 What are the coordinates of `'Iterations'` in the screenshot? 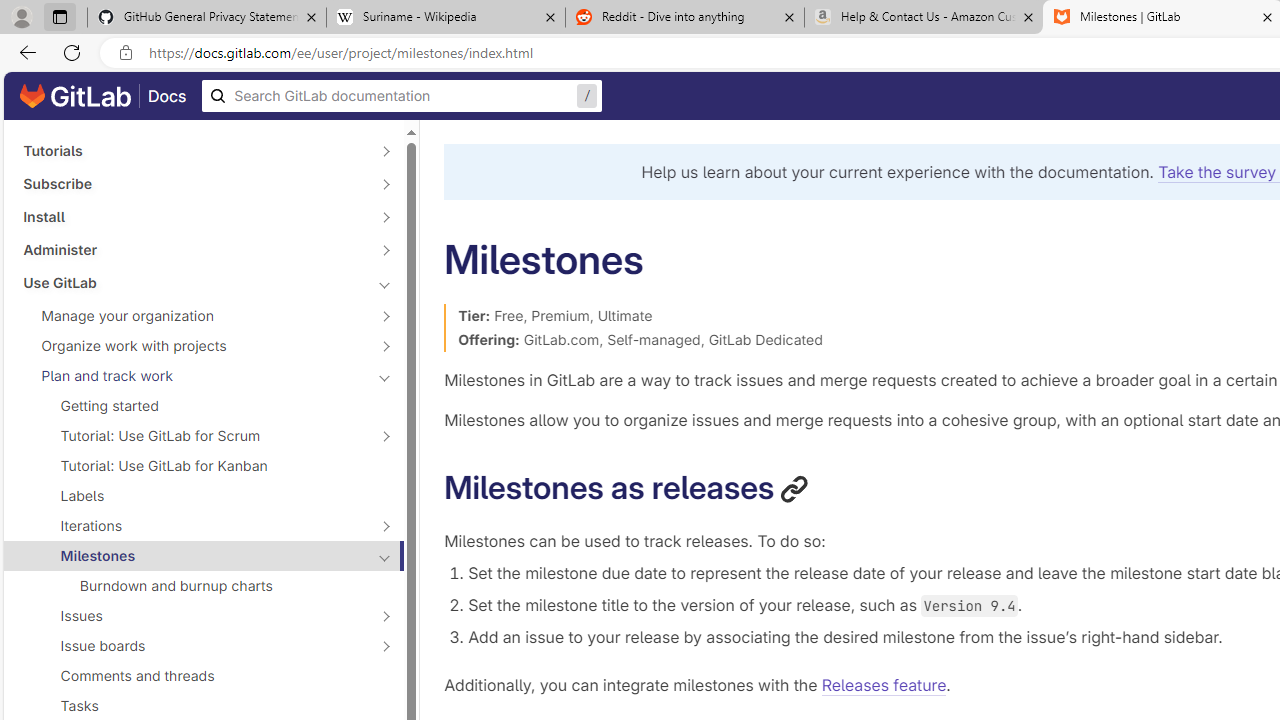 It's located at (192, 524).